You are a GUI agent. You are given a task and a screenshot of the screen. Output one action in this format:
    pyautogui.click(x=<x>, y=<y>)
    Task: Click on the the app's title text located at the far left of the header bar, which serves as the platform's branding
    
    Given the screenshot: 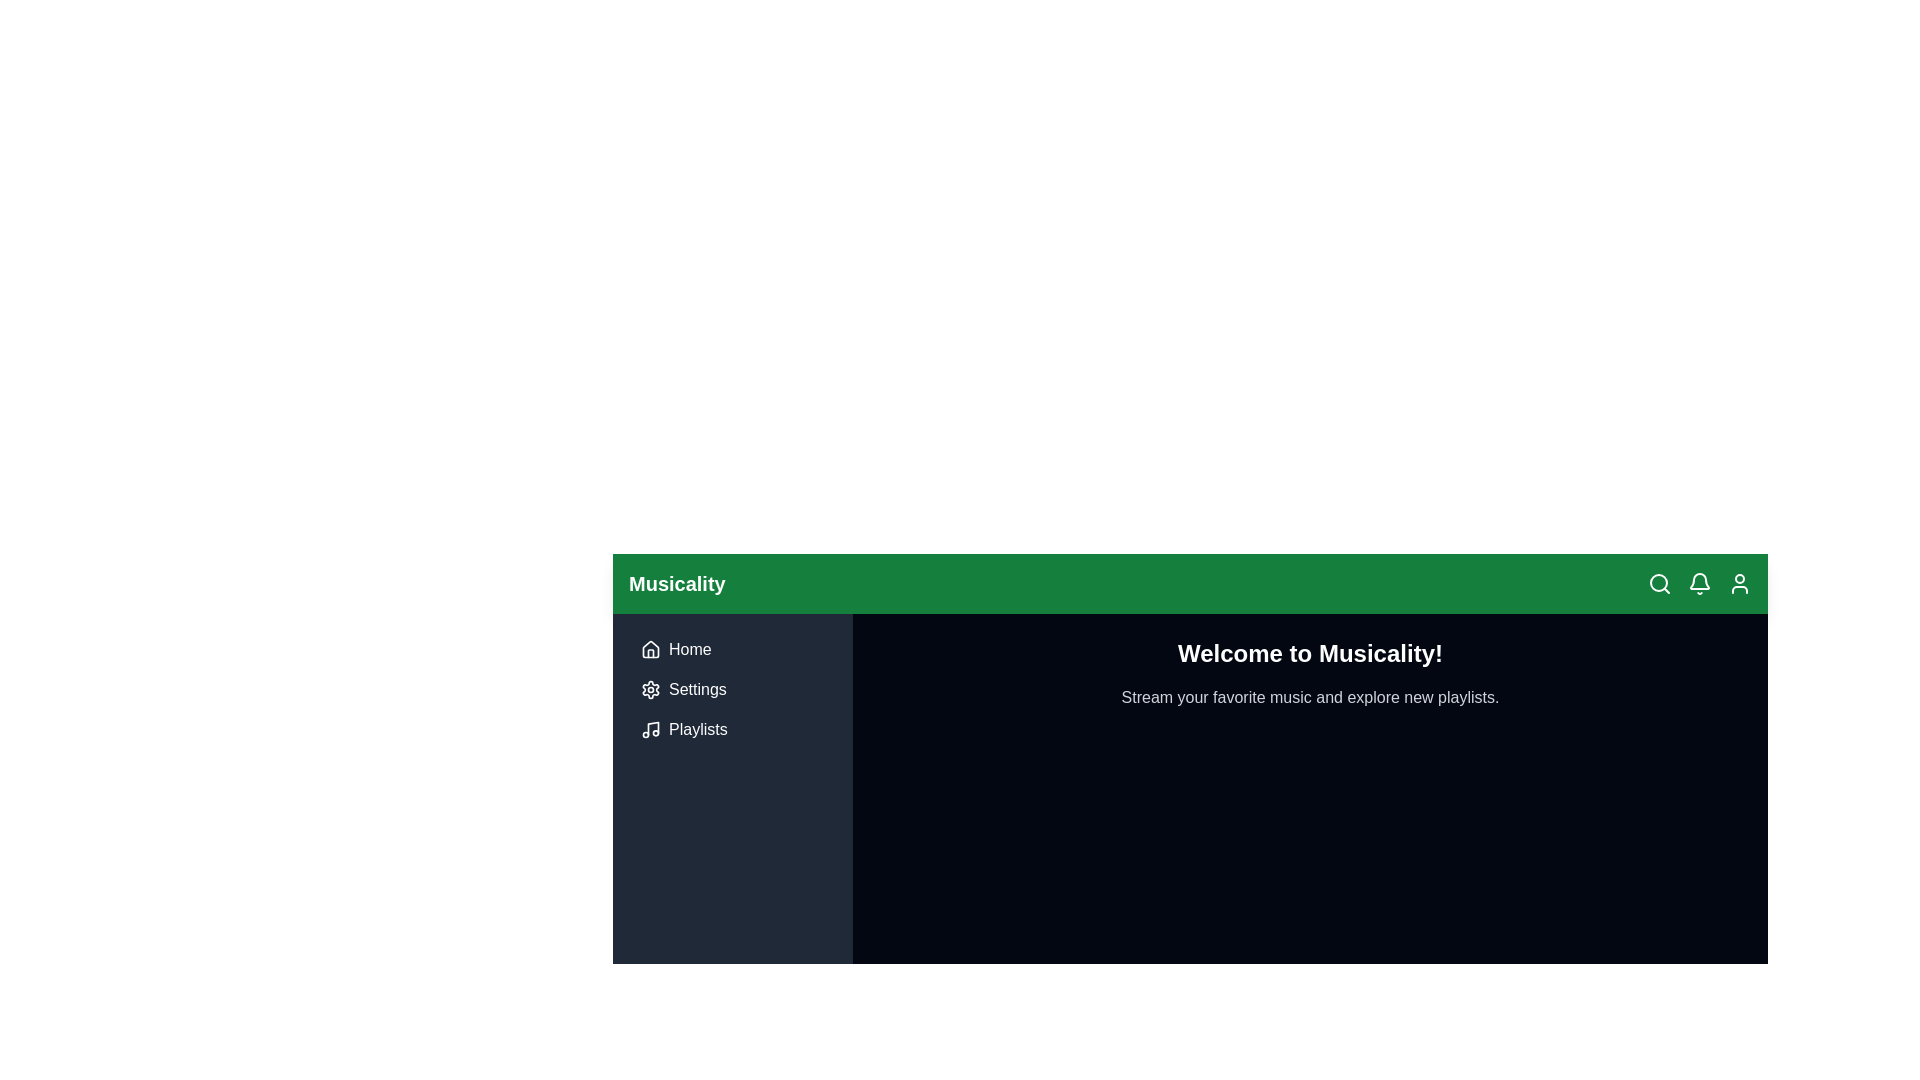 What is the action you would take?
    pyautogui.click(x=677, y=583)
    